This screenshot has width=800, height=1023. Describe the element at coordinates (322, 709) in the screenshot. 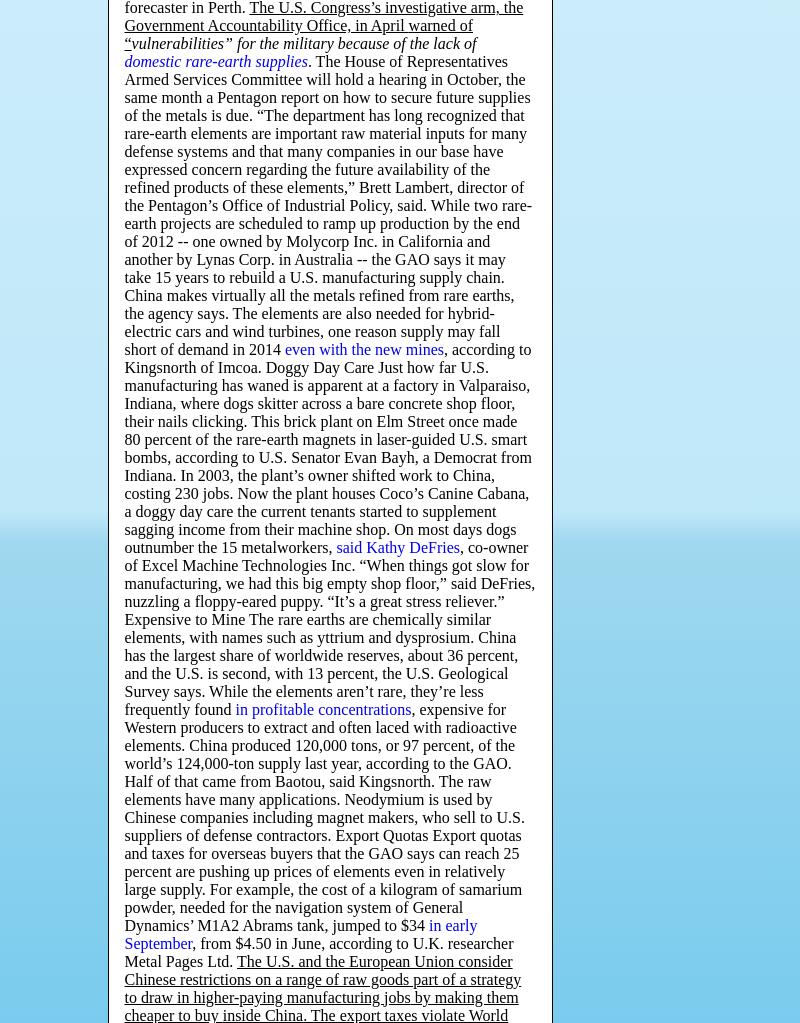

I see `'in profitable concentrations'` at that location.